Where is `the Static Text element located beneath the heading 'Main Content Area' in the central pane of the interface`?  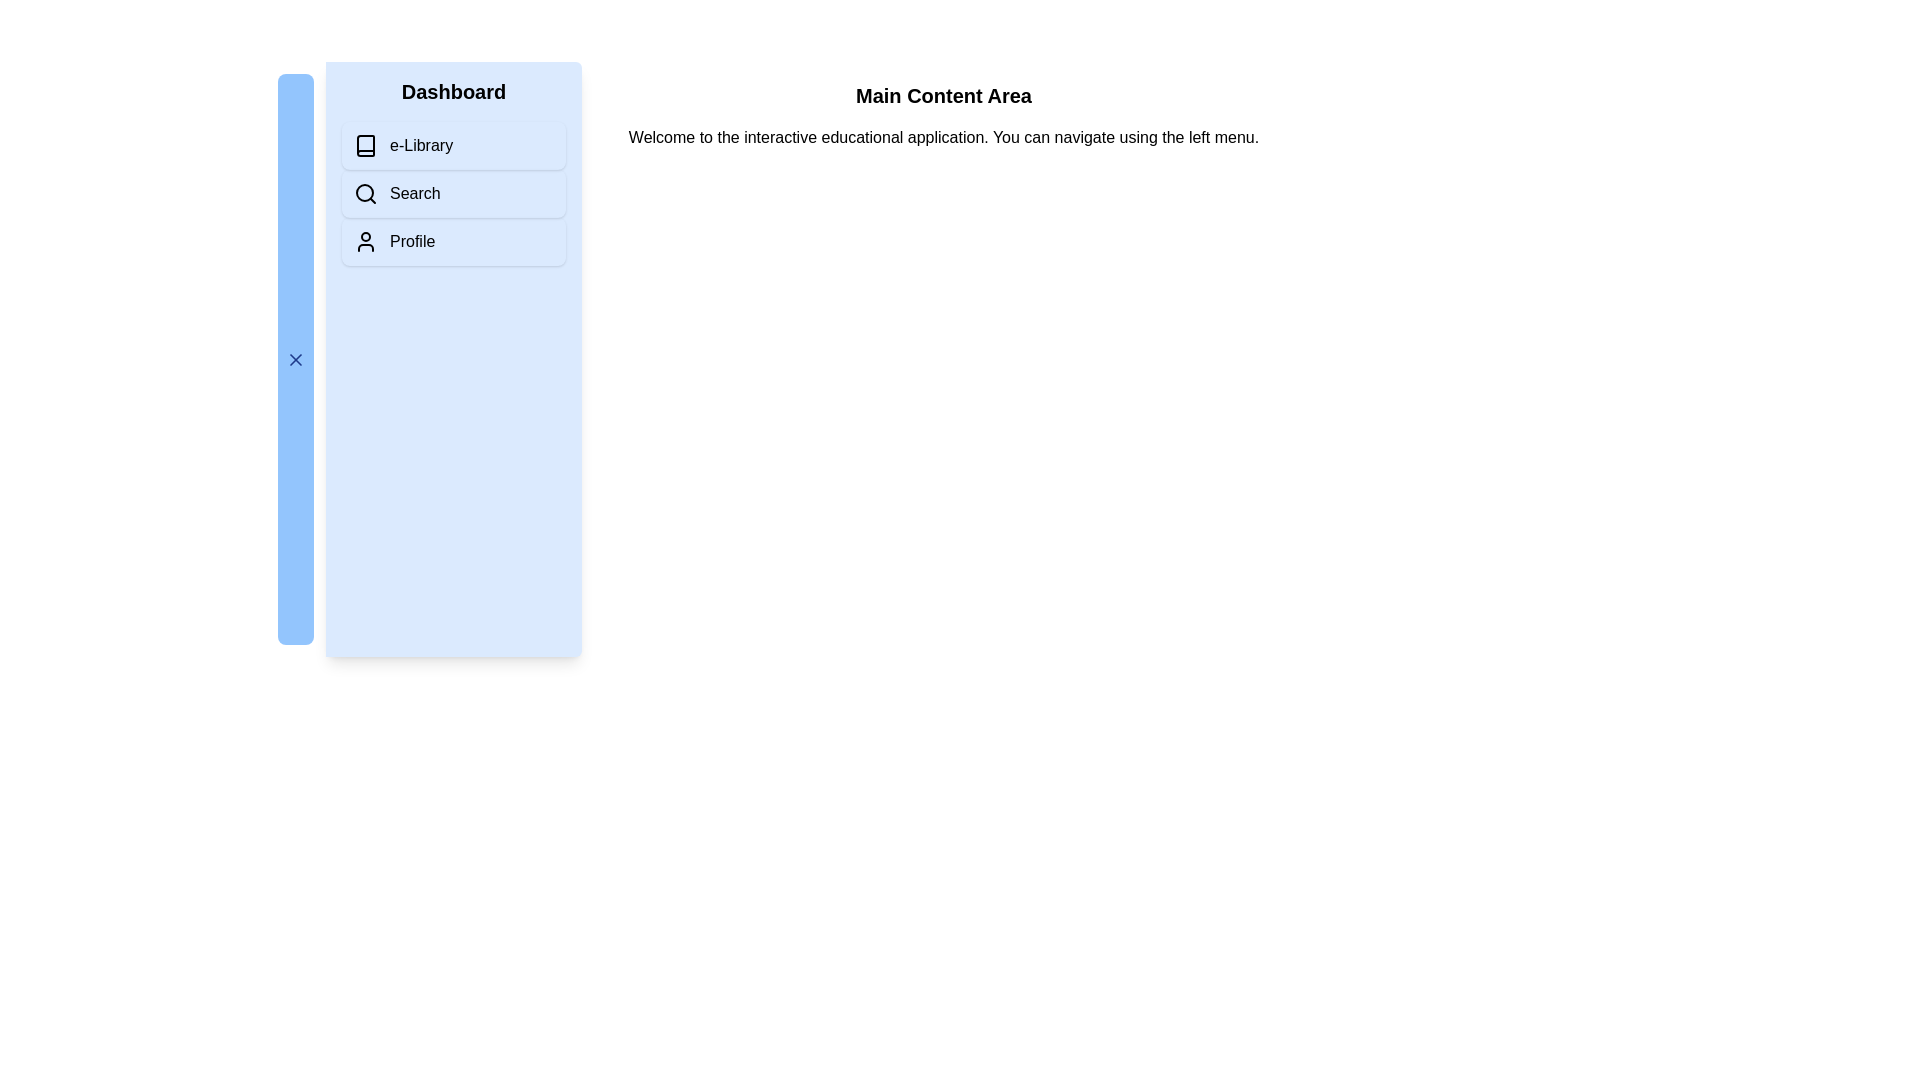 the Static Text element located beneath the heading 'Main Content Area' in the central pane of the interface is located at coordinates (943, 137).